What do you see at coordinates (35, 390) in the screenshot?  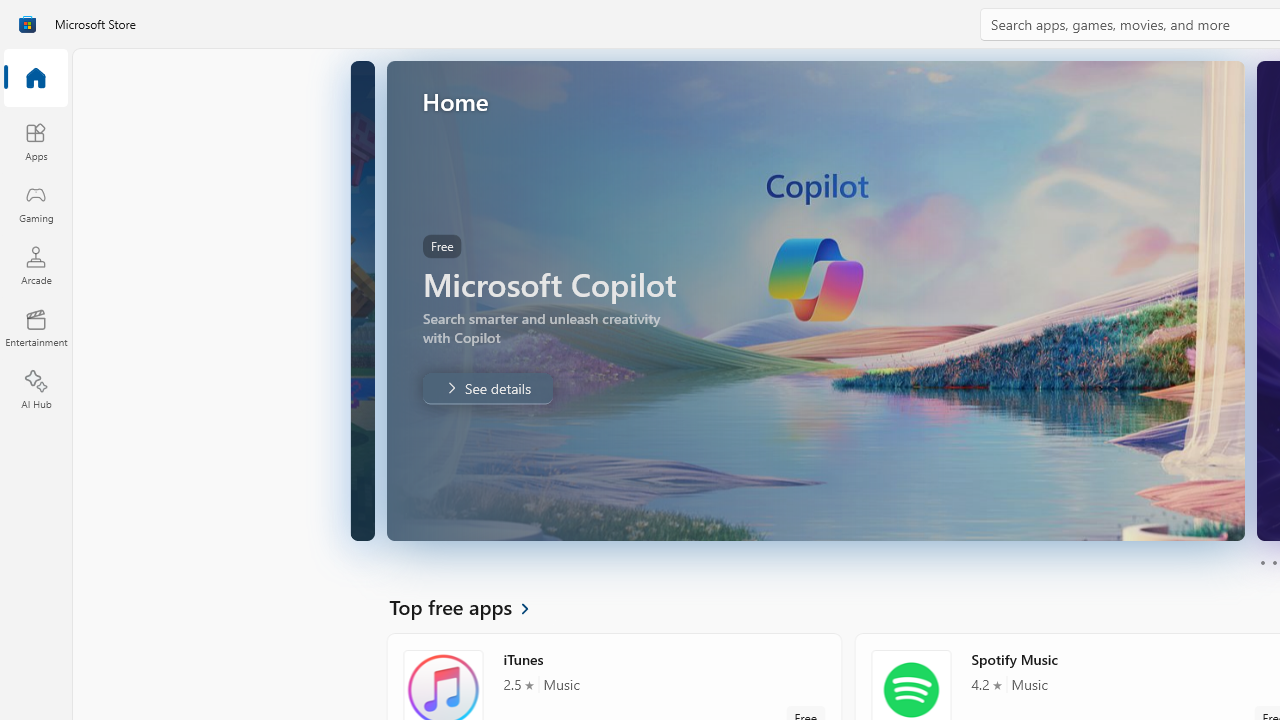 I see `'AI Hub'` at bounding box center [35, 390].